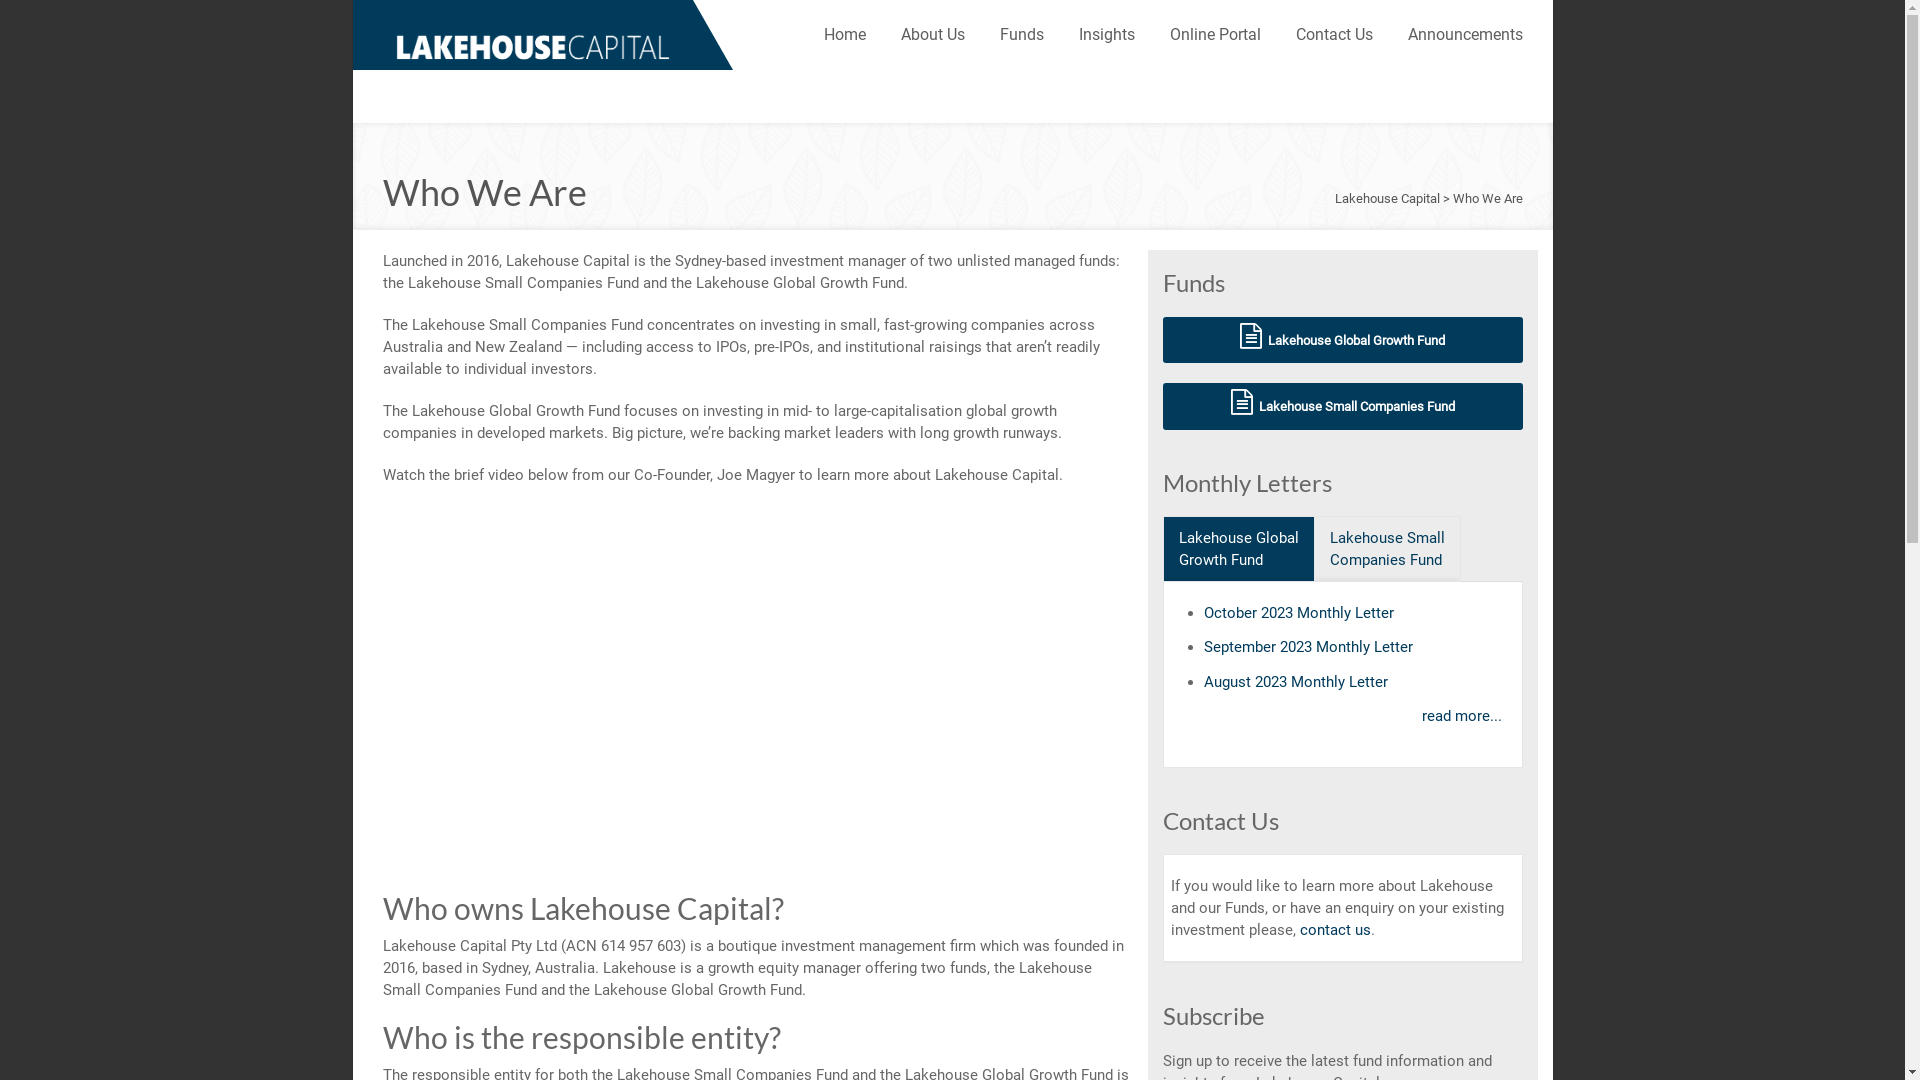  What do you see at coordinates (1465, 34) in the screenshot?
I see `'Announcements'` at bounding box center [1465, 34].